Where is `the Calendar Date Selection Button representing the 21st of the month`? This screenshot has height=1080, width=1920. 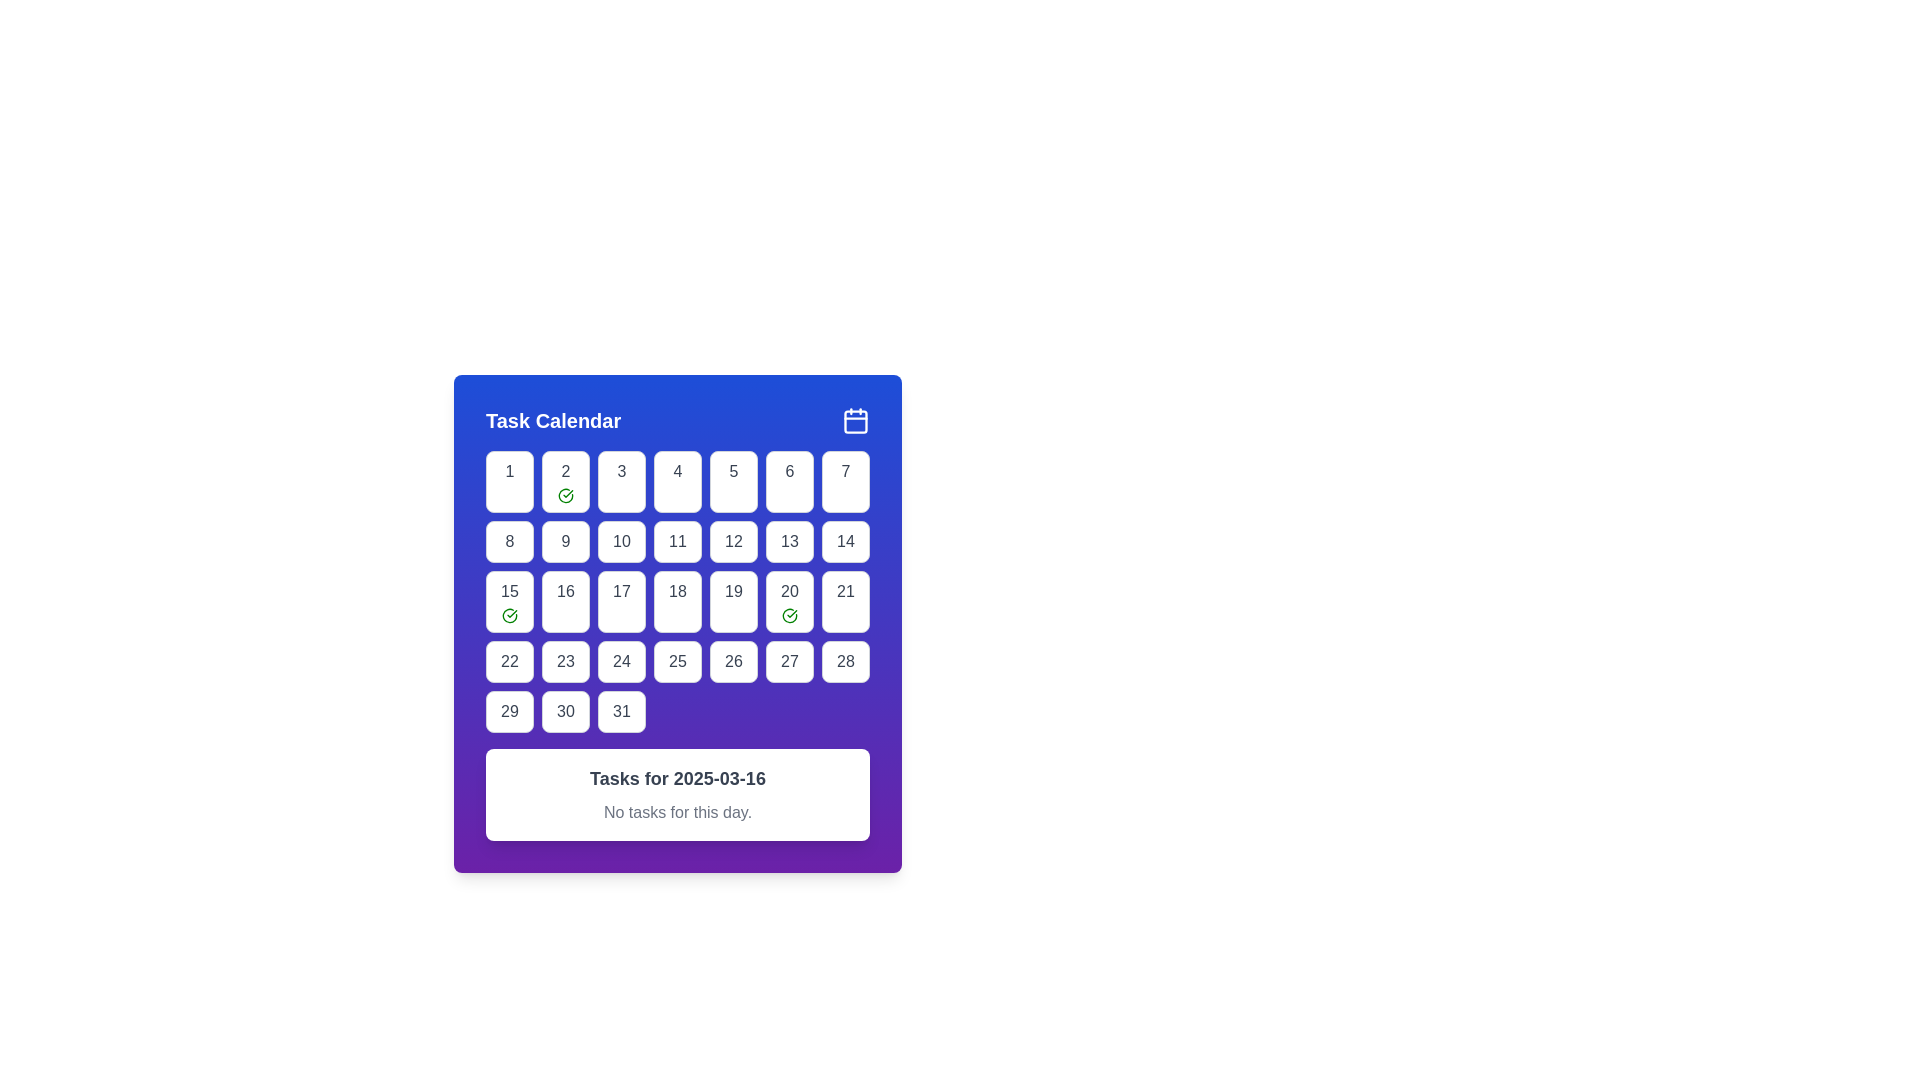
the Calendar Date Selection Button representing the 21st of the month is located at coordinates (845, 590).